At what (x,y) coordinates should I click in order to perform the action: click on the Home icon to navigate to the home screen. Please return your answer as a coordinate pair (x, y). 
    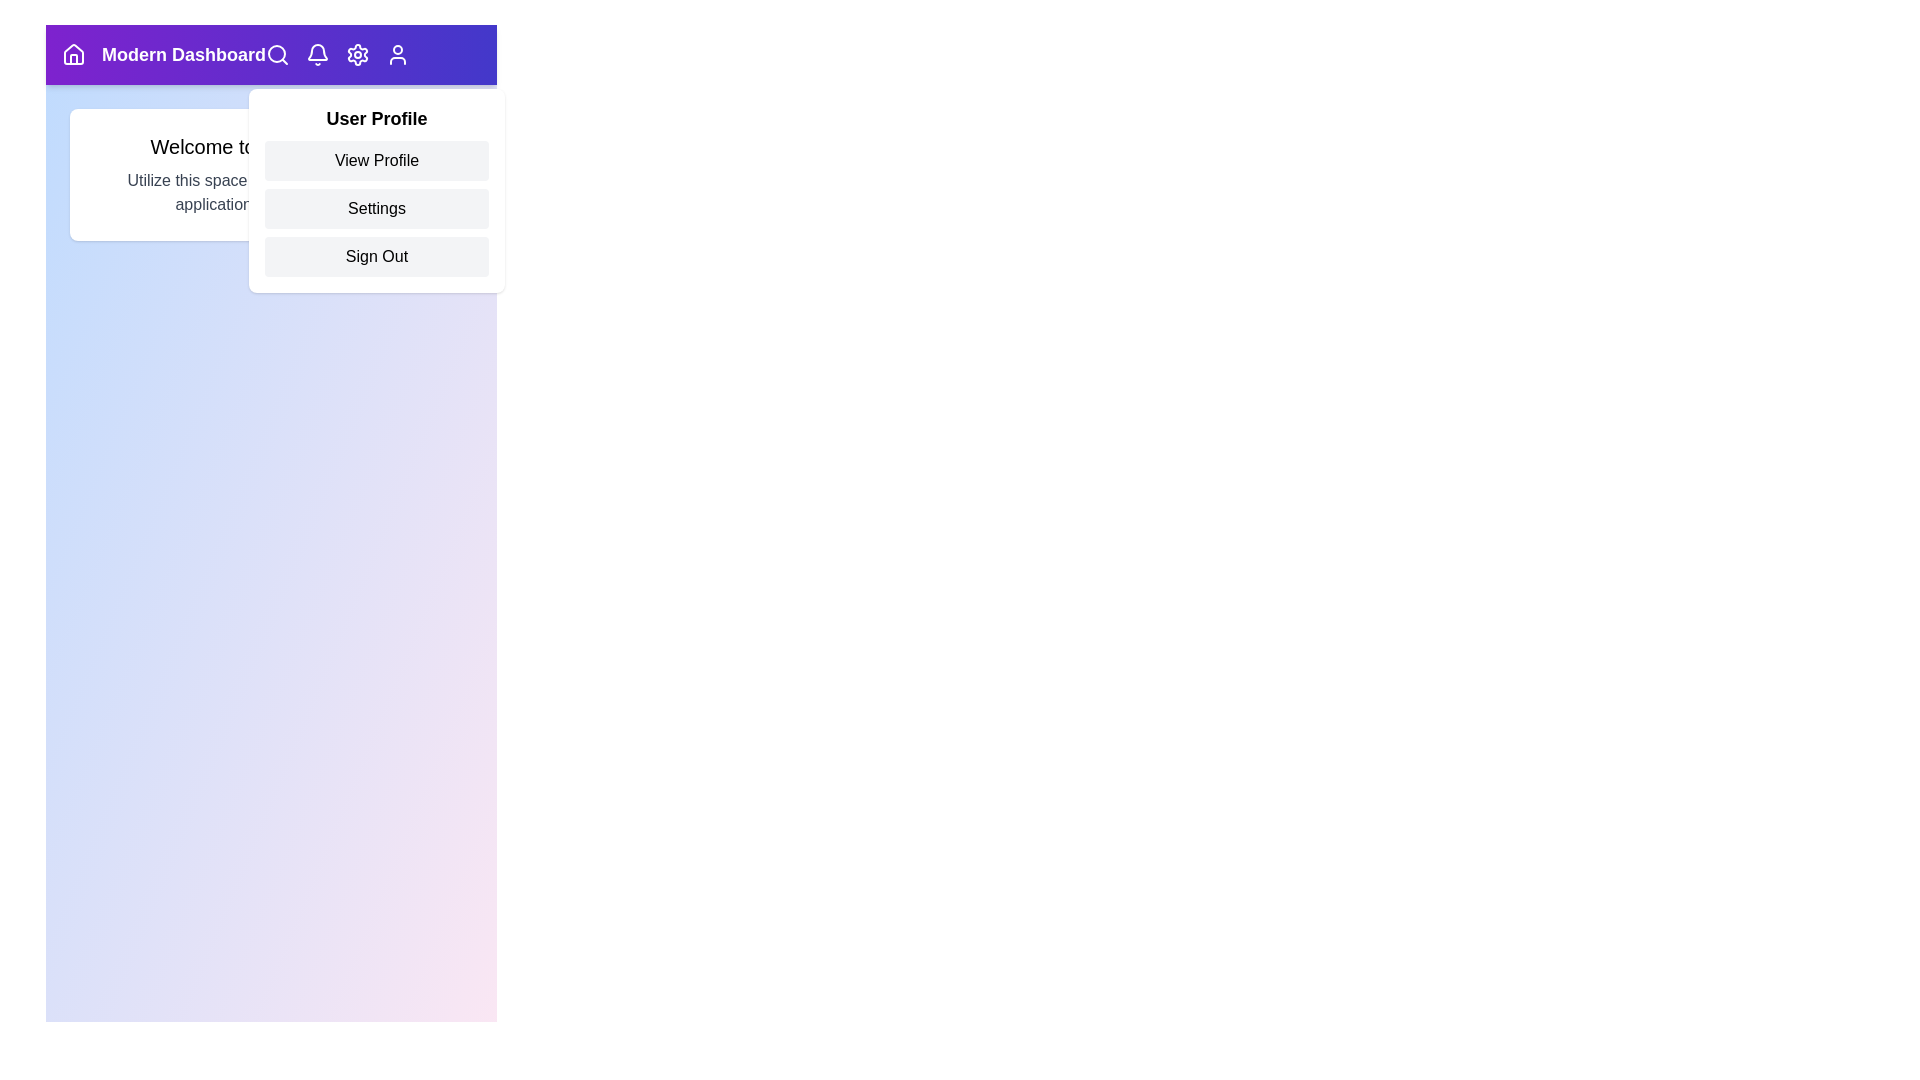
    Looking at the image, I should click on (73, 53).